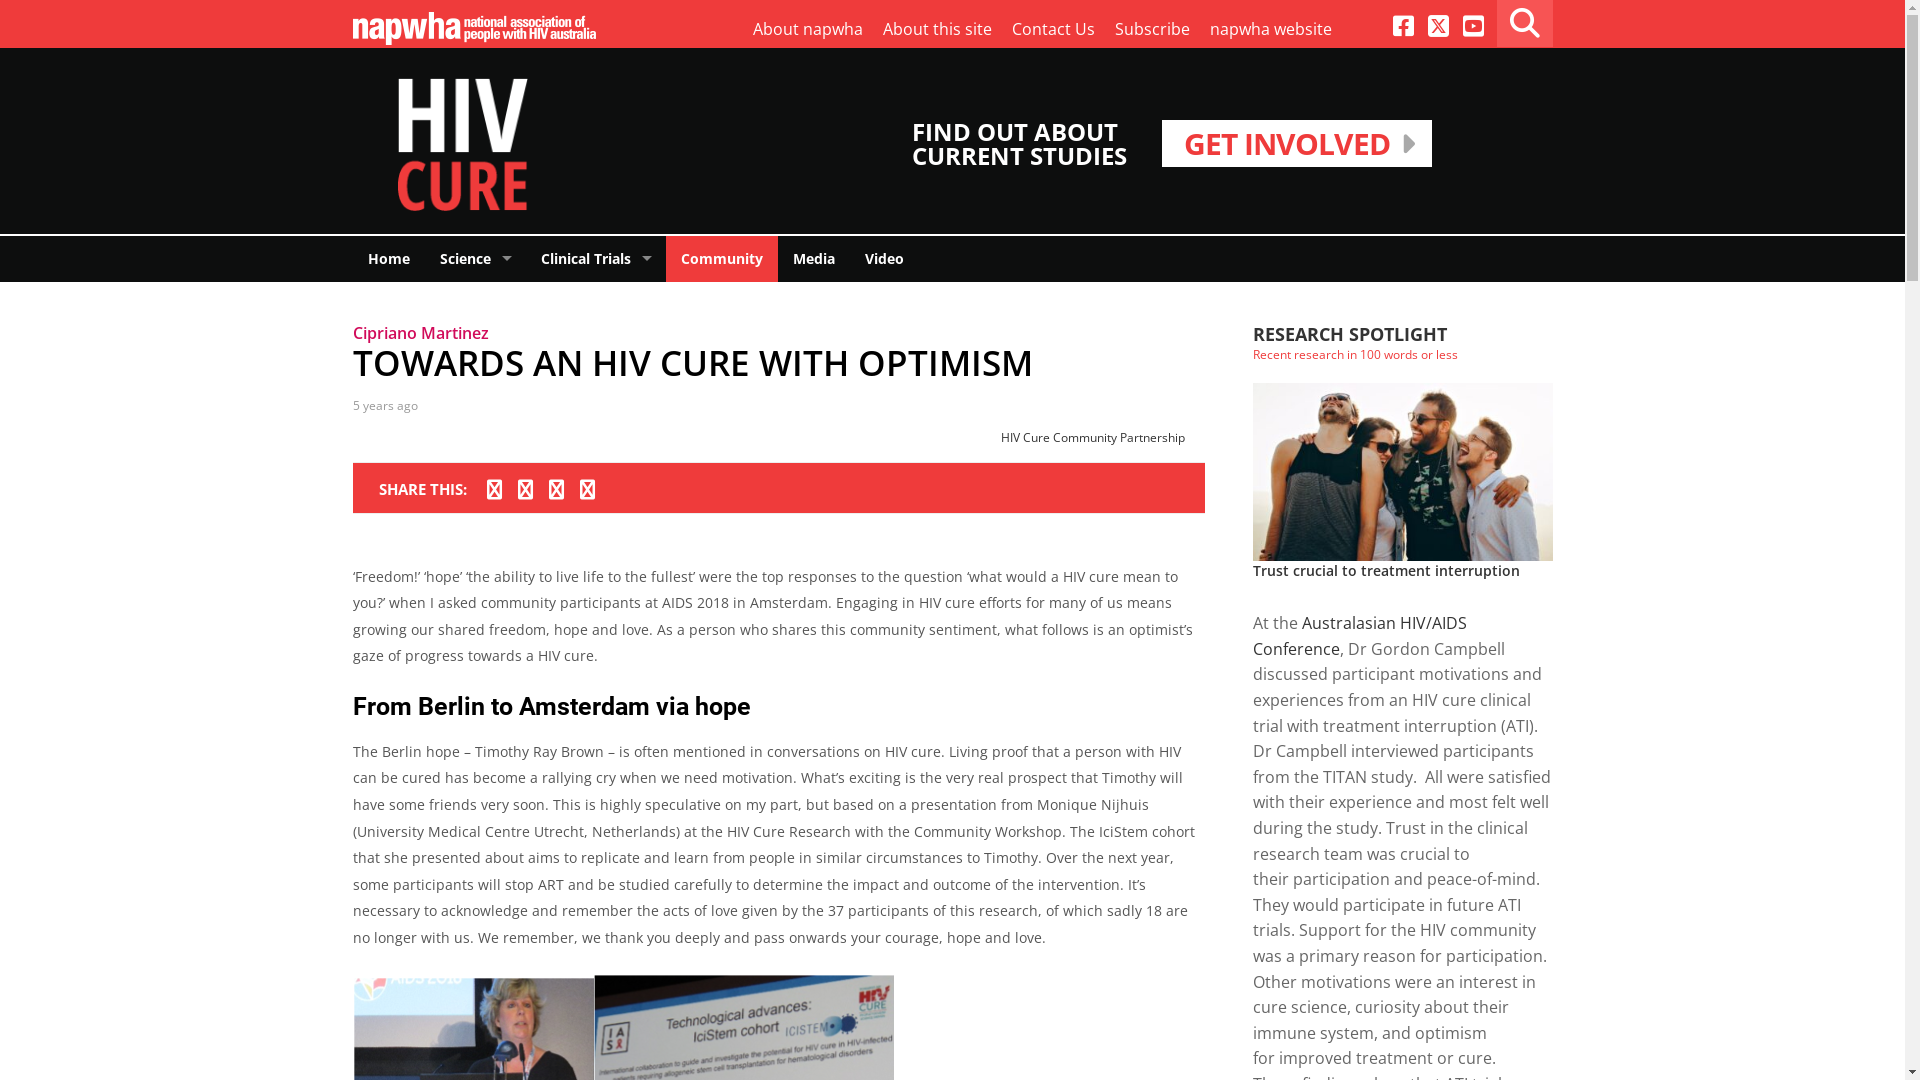 The width and height of the screenshot is (1920, 1080). I want to click on 'HIV Cure Community Partnership', so click(1091, 436).